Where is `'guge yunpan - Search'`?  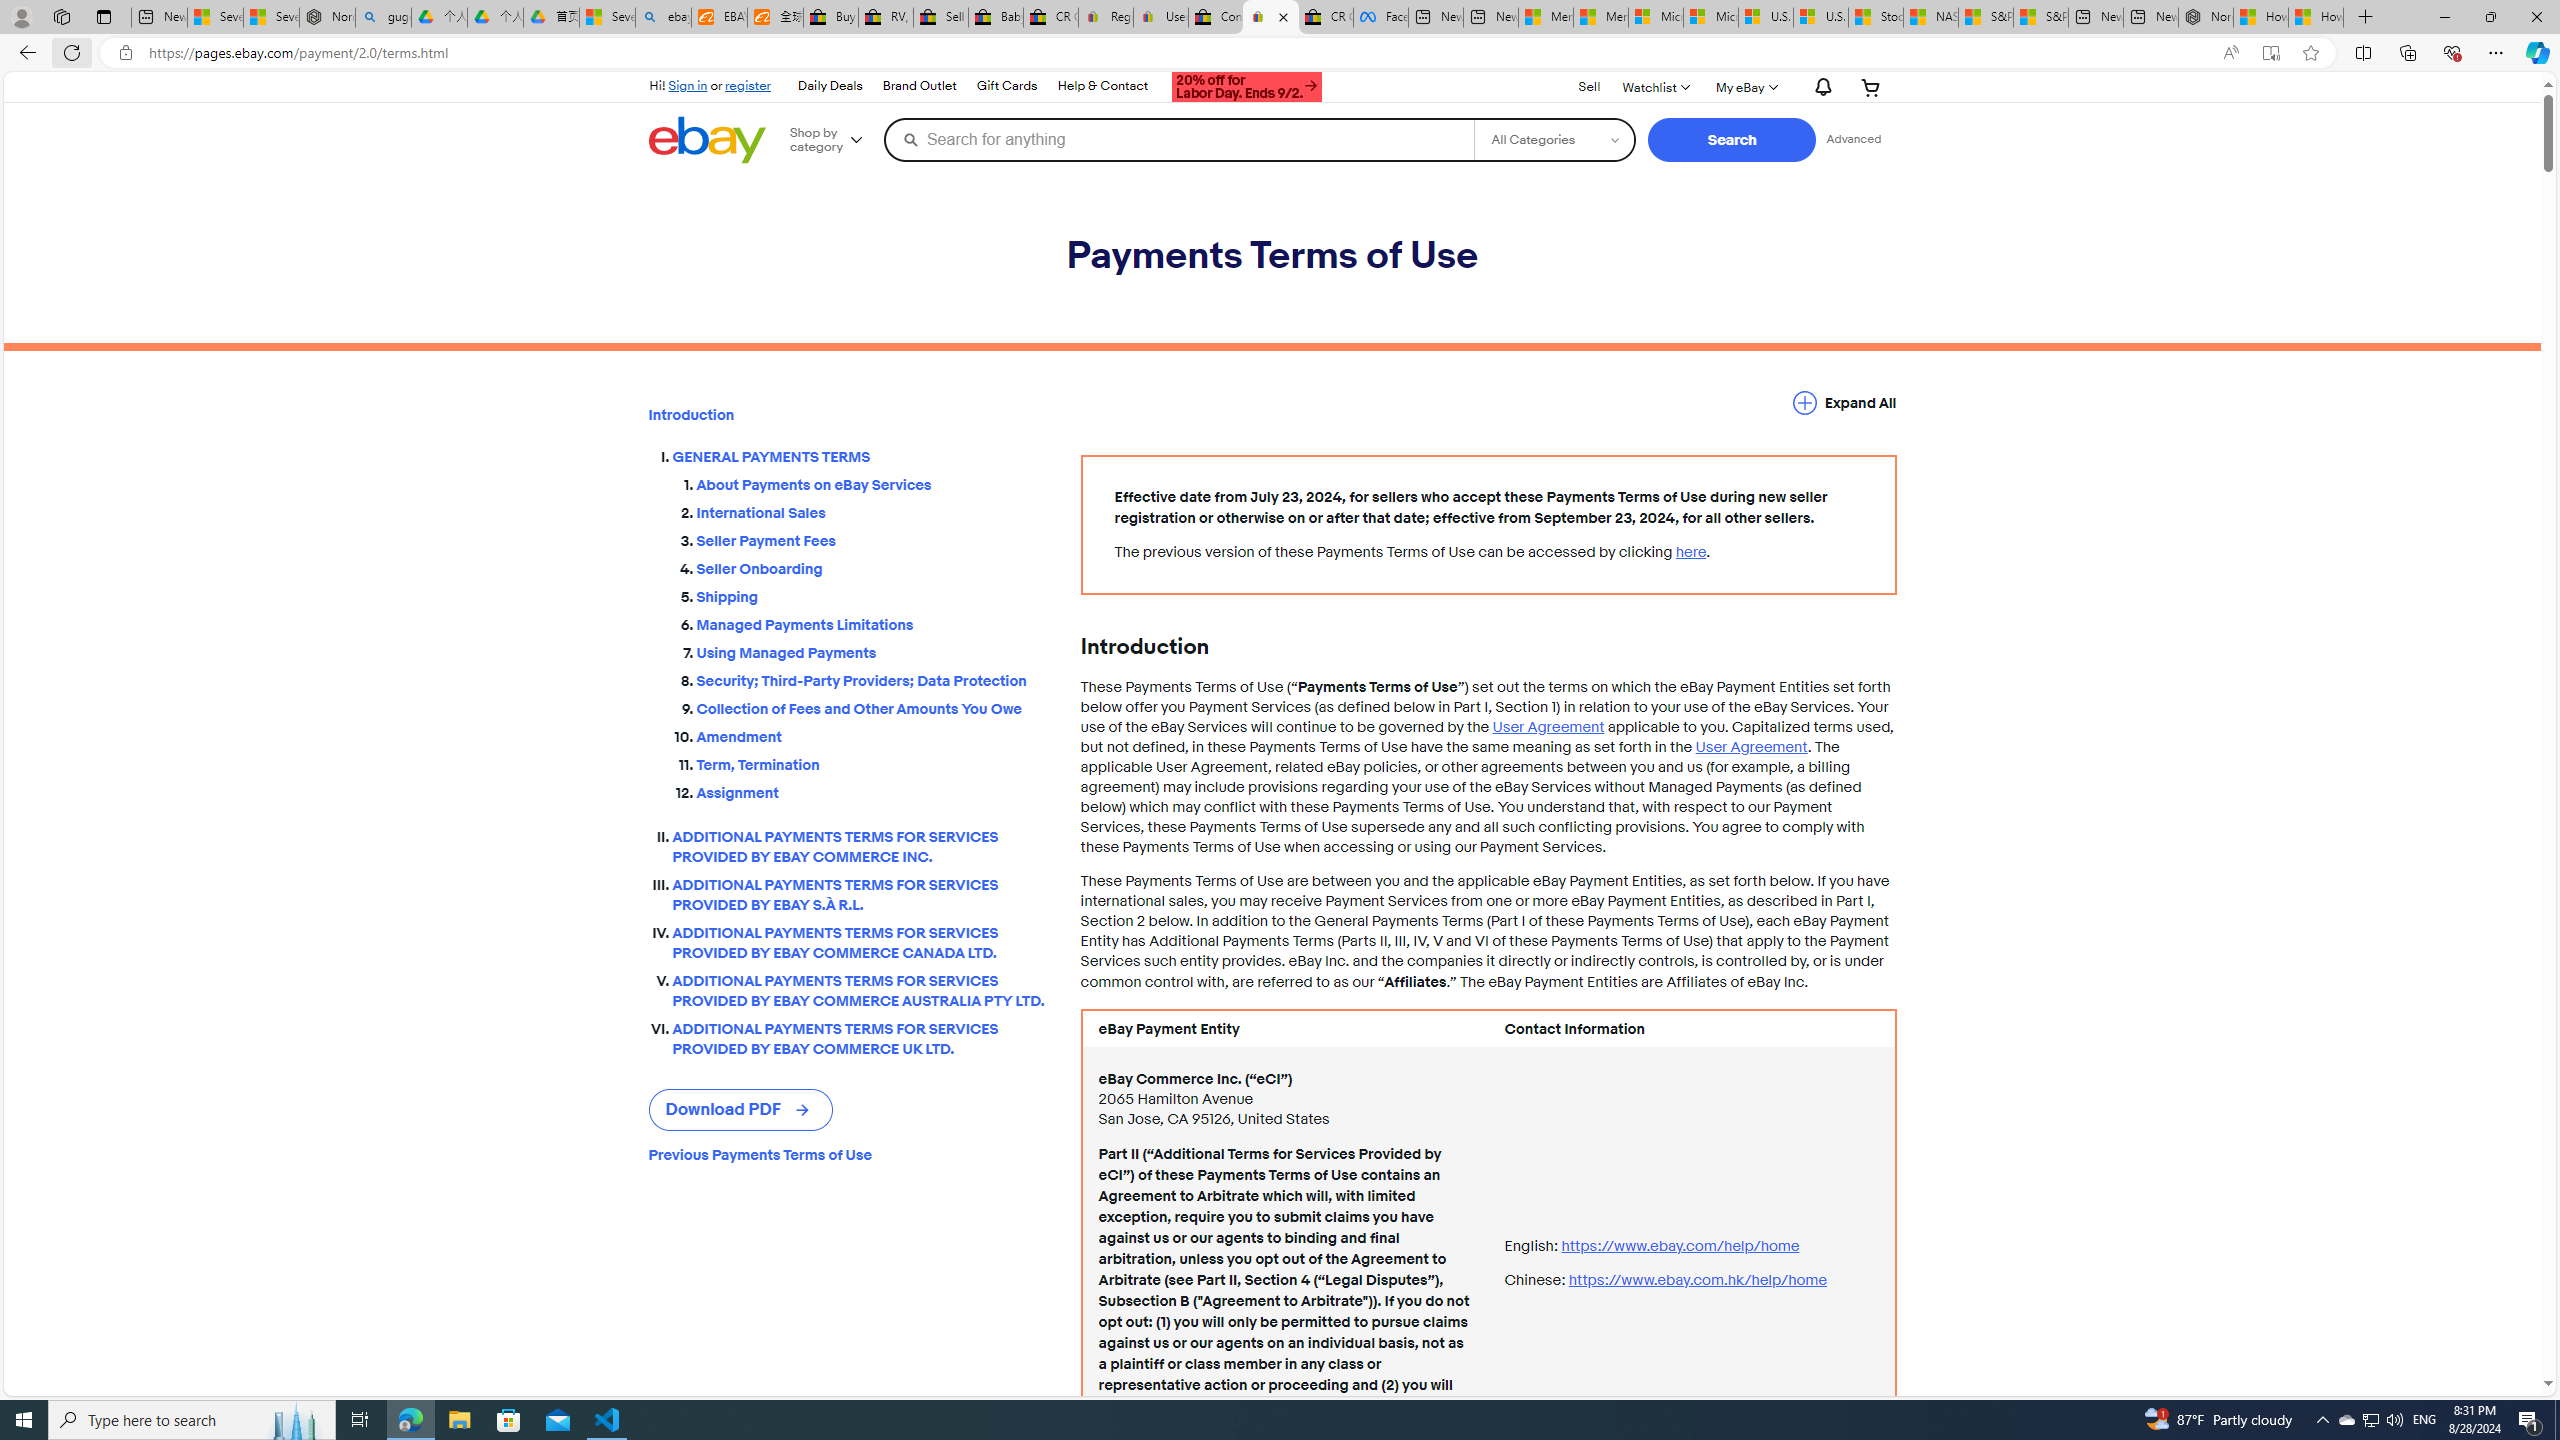 'guge yunpan - Search' is located at coordinates (383, 16).